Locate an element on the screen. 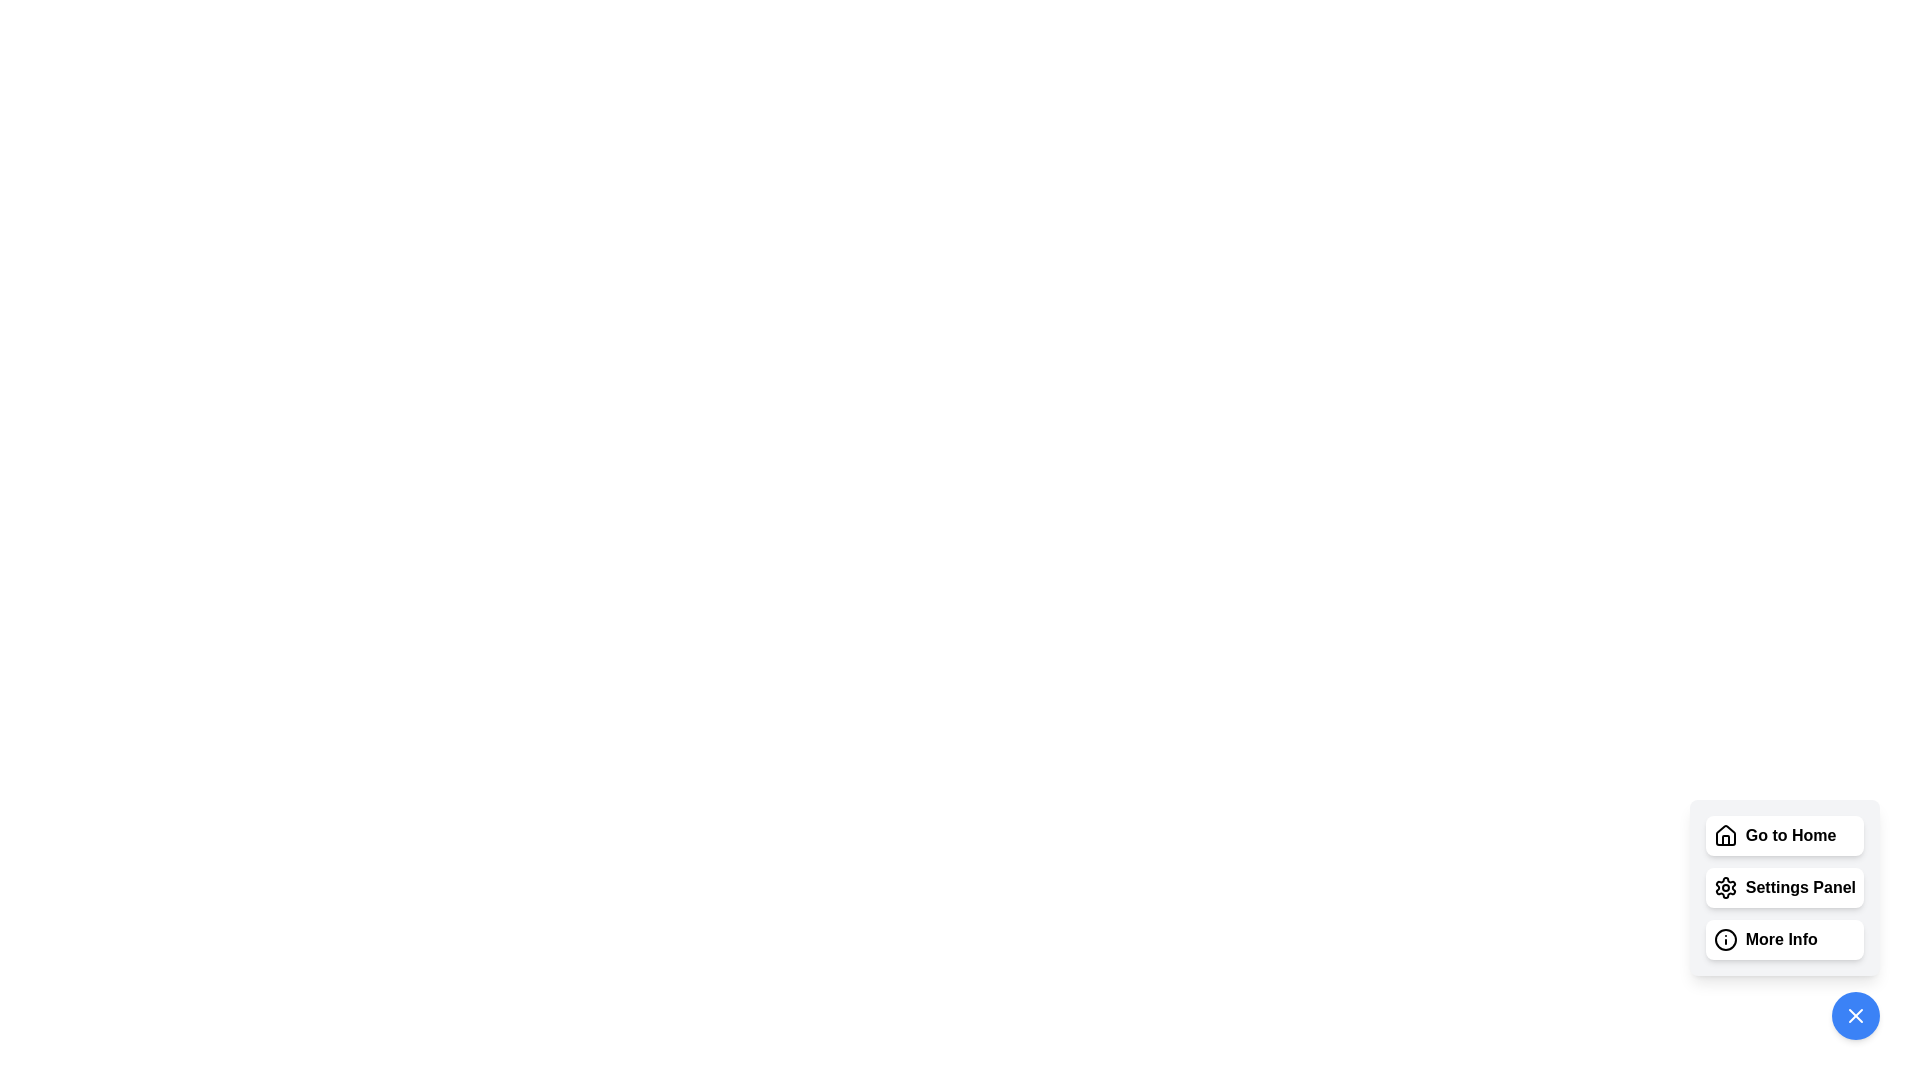  the 'More Info' button located at the bottom-right of the page is located at coordinates (1784, 920).